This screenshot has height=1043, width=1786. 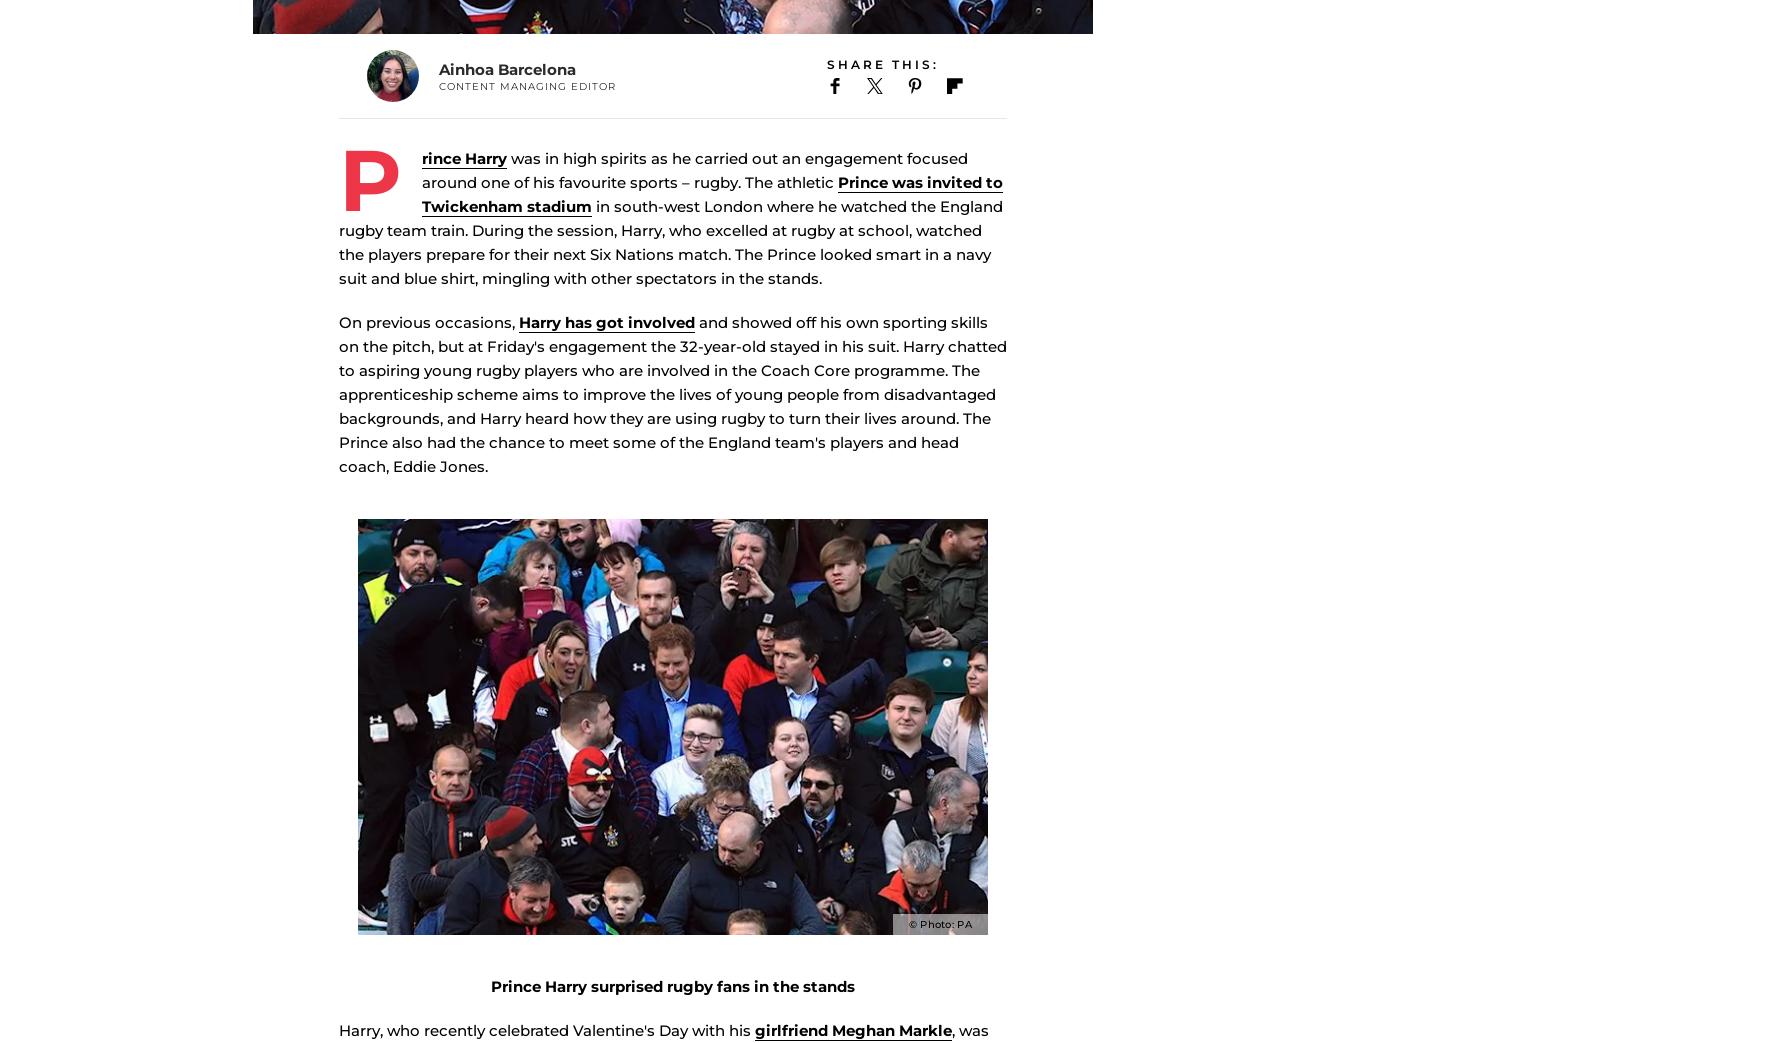 What do you see at coordinates (338, 272) in the screenshot?
I see `'in south-west London where he watched the England rugby team train. During the session, Harry, who excelled at rugby at school, watched the players prepare for their next Six Nations match. The Prince looked smart in a navy suit and blue shirt, mingling with other spectators in the stands.'` at bounding box center [338, 272].